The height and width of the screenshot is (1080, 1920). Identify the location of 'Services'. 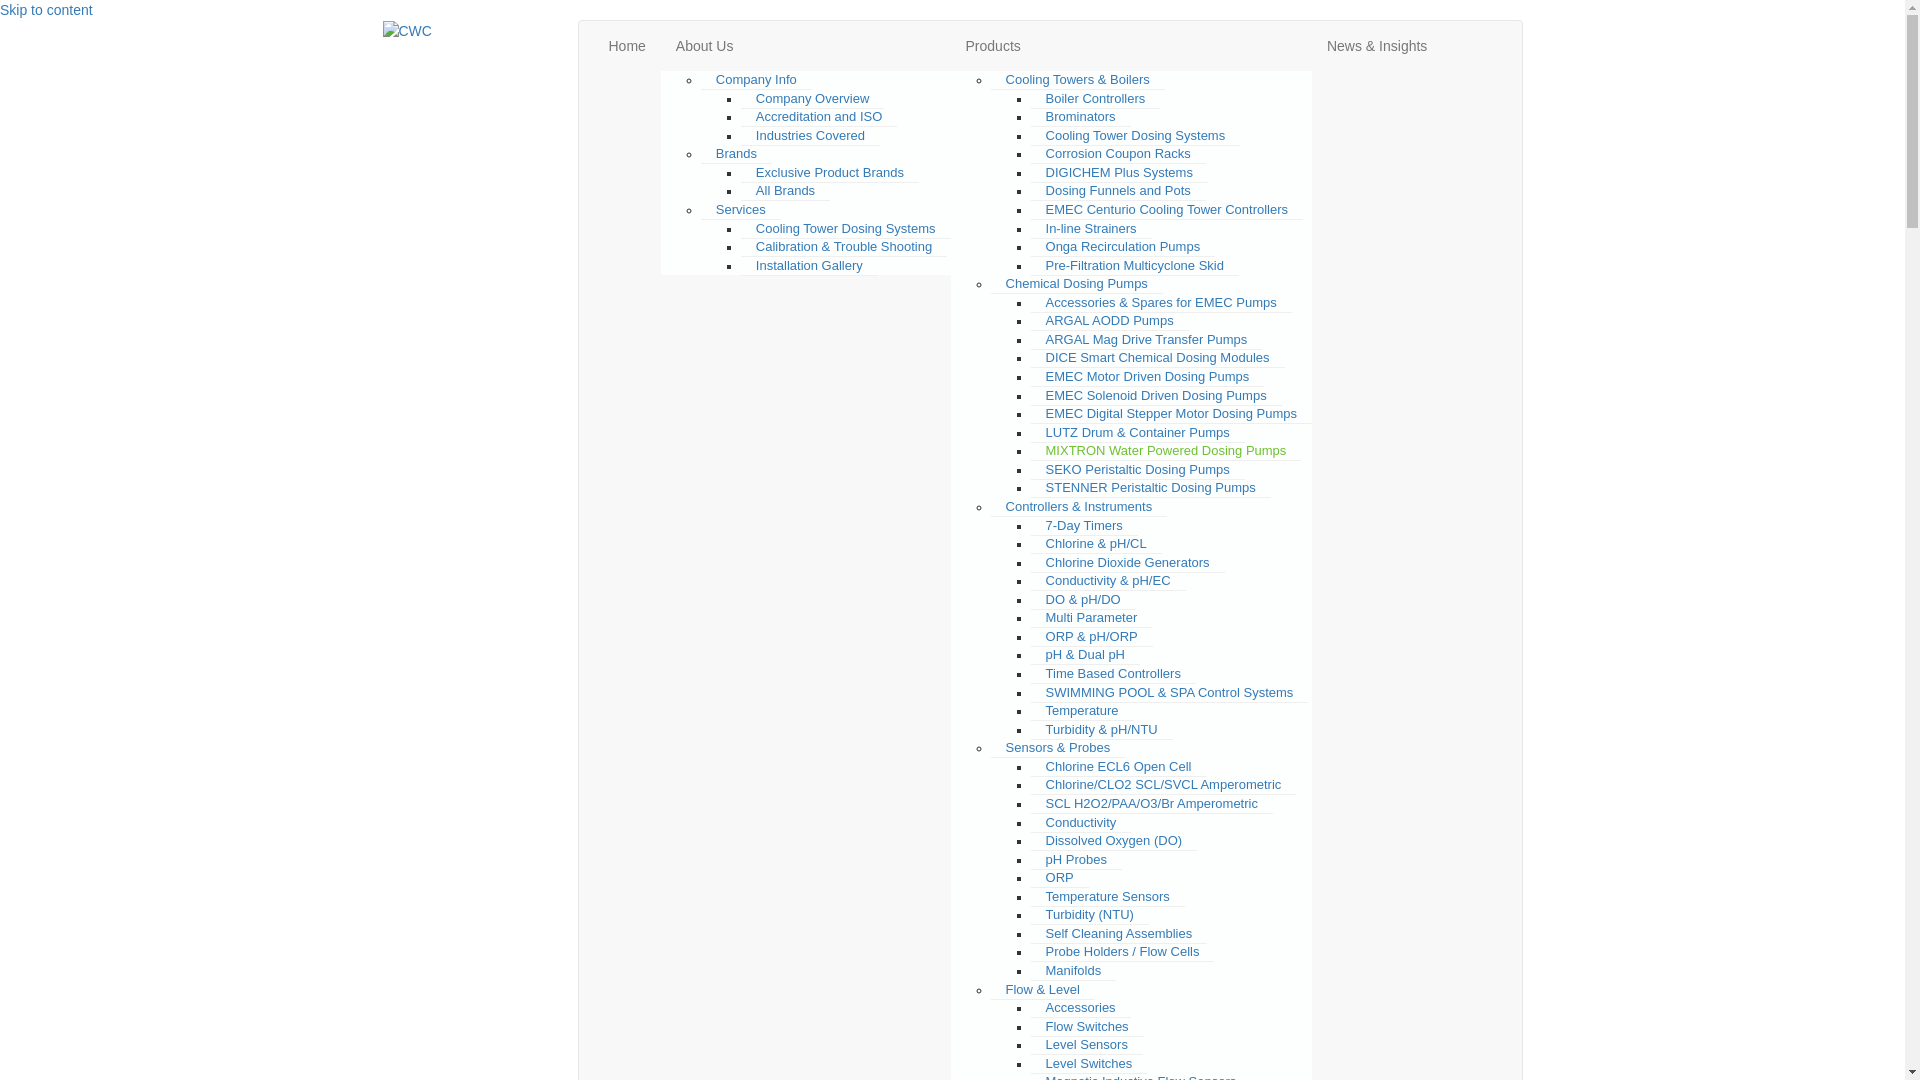
(700, 209).